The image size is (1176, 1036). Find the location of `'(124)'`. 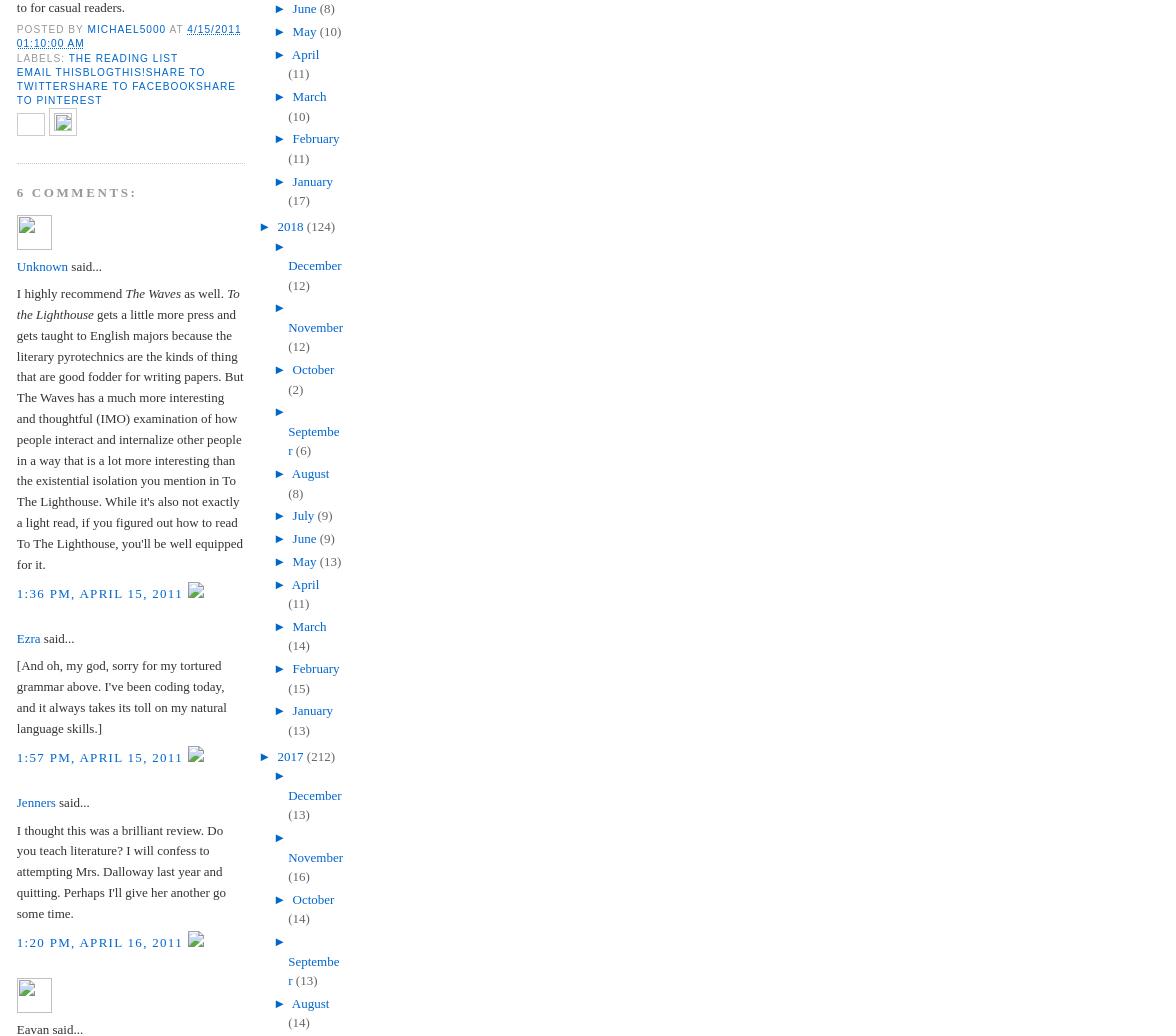

'(124)' is located at coordinates (320, 226).